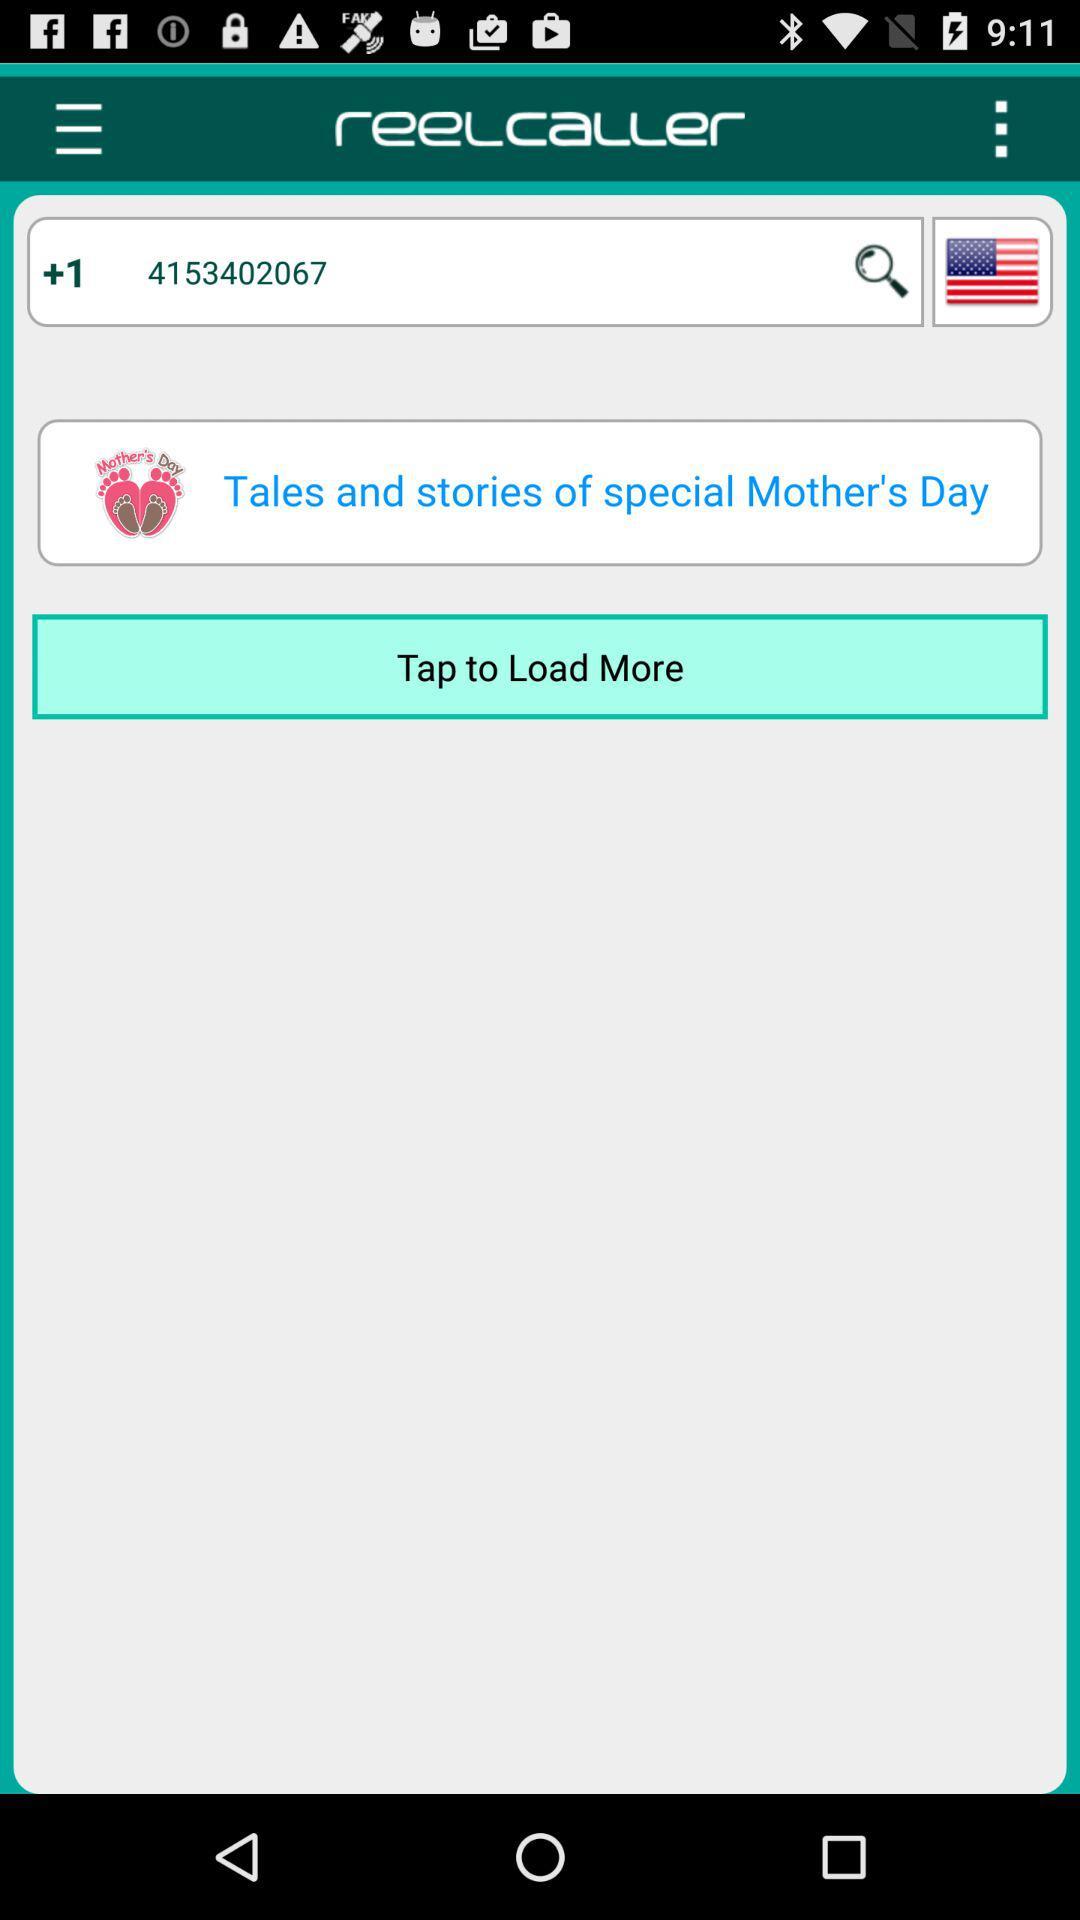 The image size is (1080, 1920). What do you see at coordinates (992, 289) in the screenshot?
I see `the national_flag icon` at bounding box center [992, 289].